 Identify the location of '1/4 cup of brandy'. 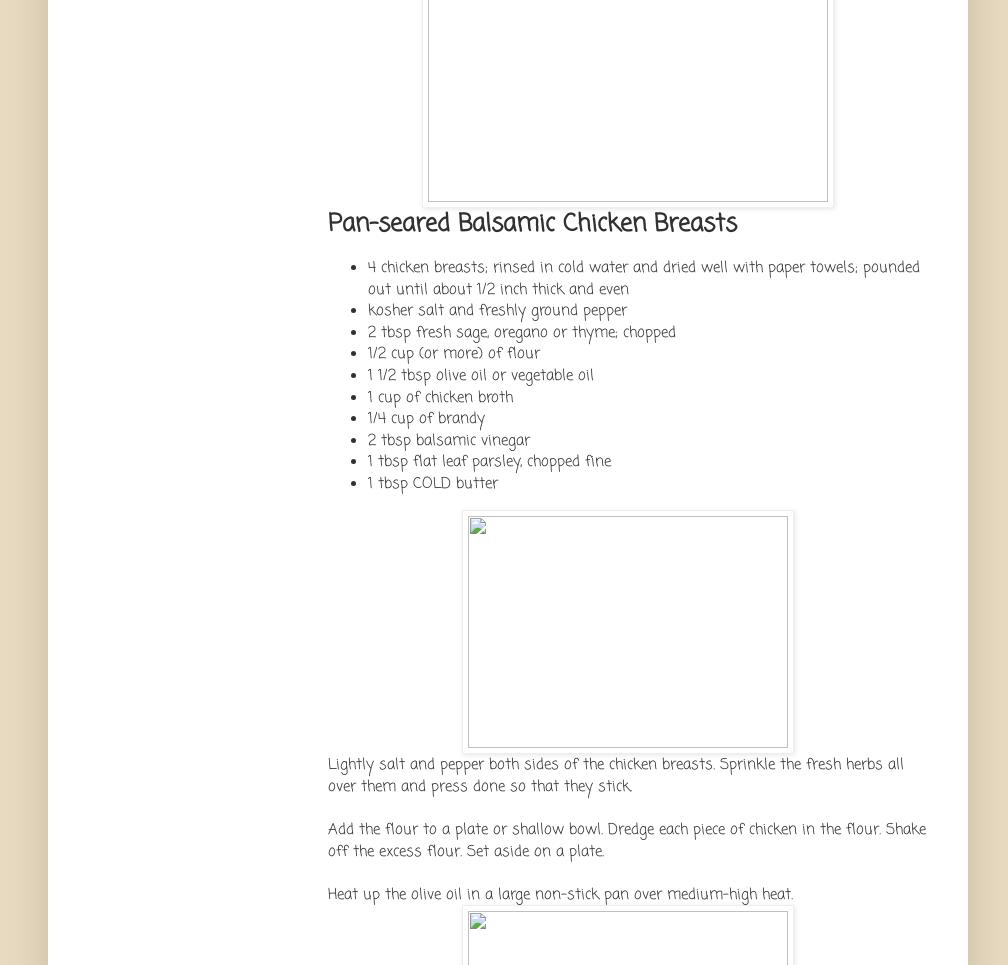
(426, 418).